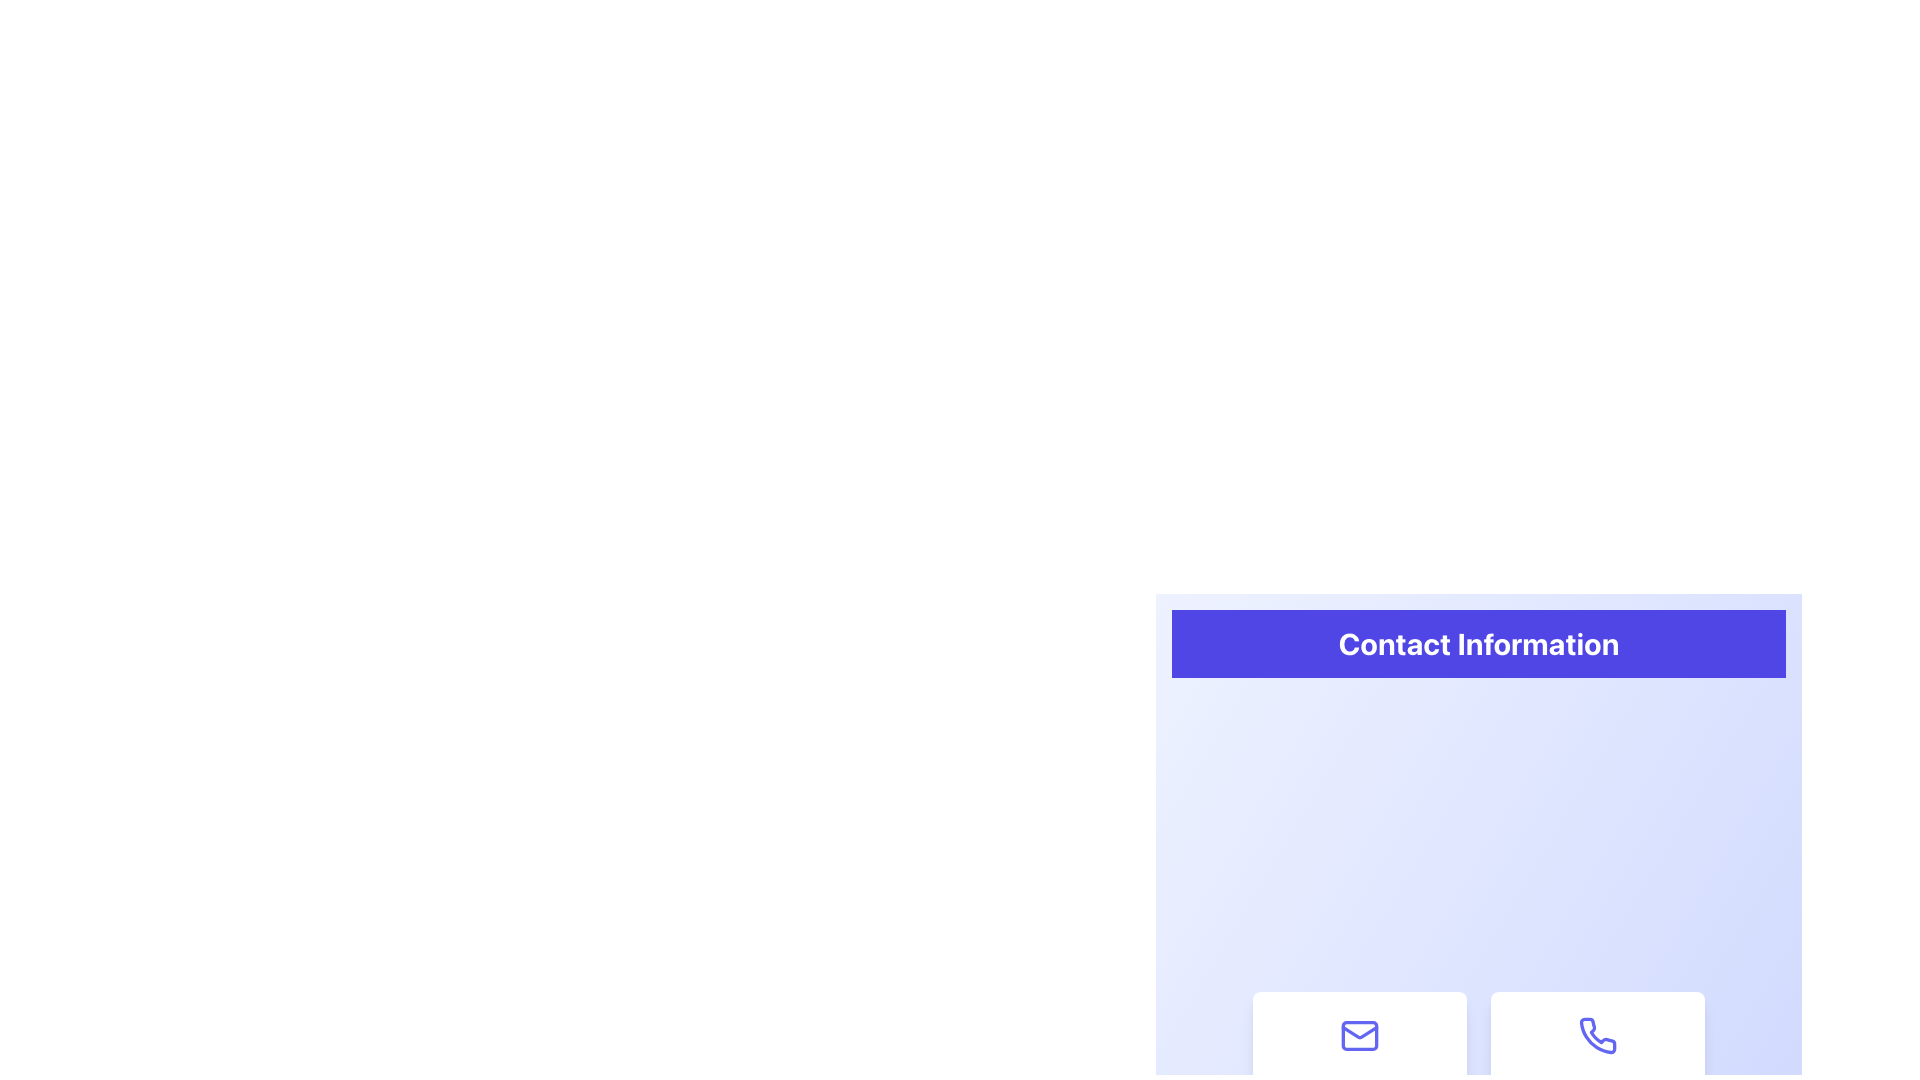 Image resolution: width=1920 pixels, height=1080 pixels. Describe the element at coordinates (1360, 1035) in the screenshot. I see `the upper rectangular shape of the envelope icon, which is part of the icon component related to email or messaging, located beneath the 'Contact Information' header` at that location.